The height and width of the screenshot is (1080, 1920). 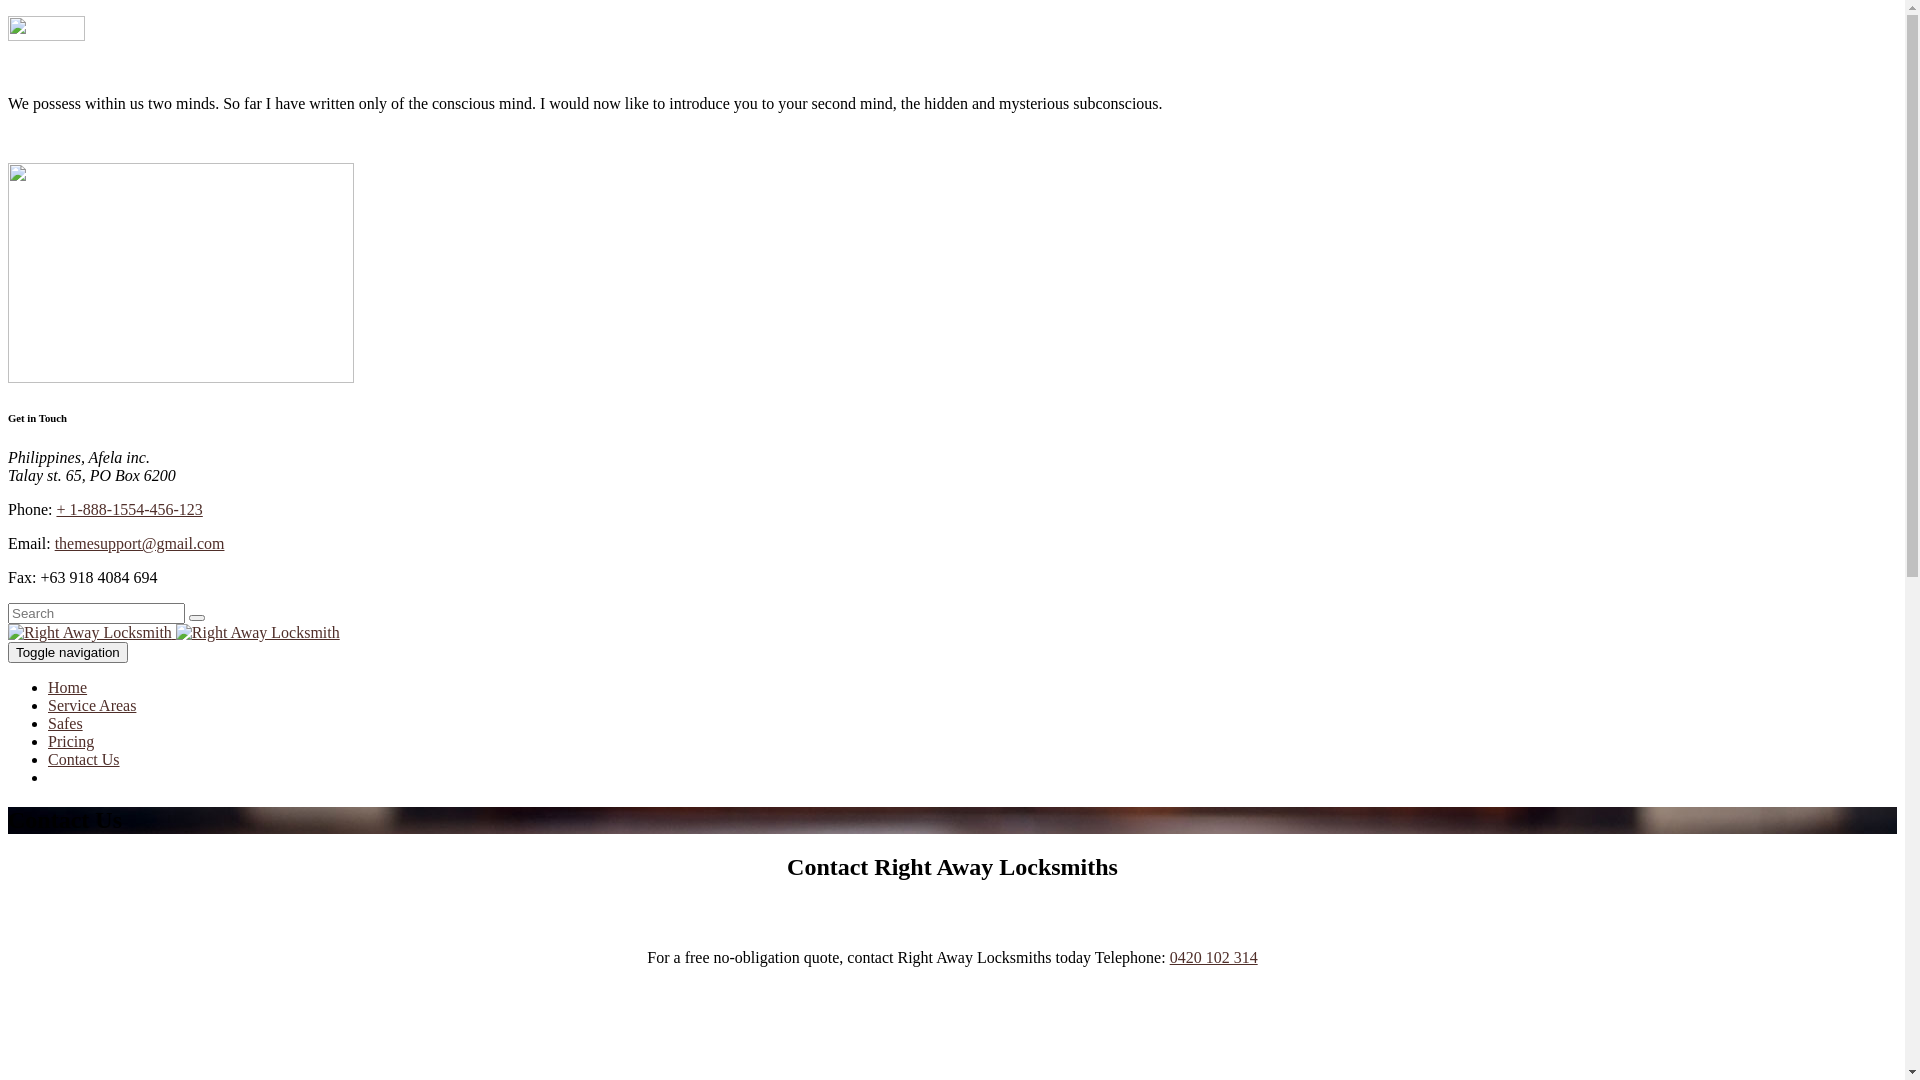 I want to click on '0420 102 314', so click(x=1170, y=956).